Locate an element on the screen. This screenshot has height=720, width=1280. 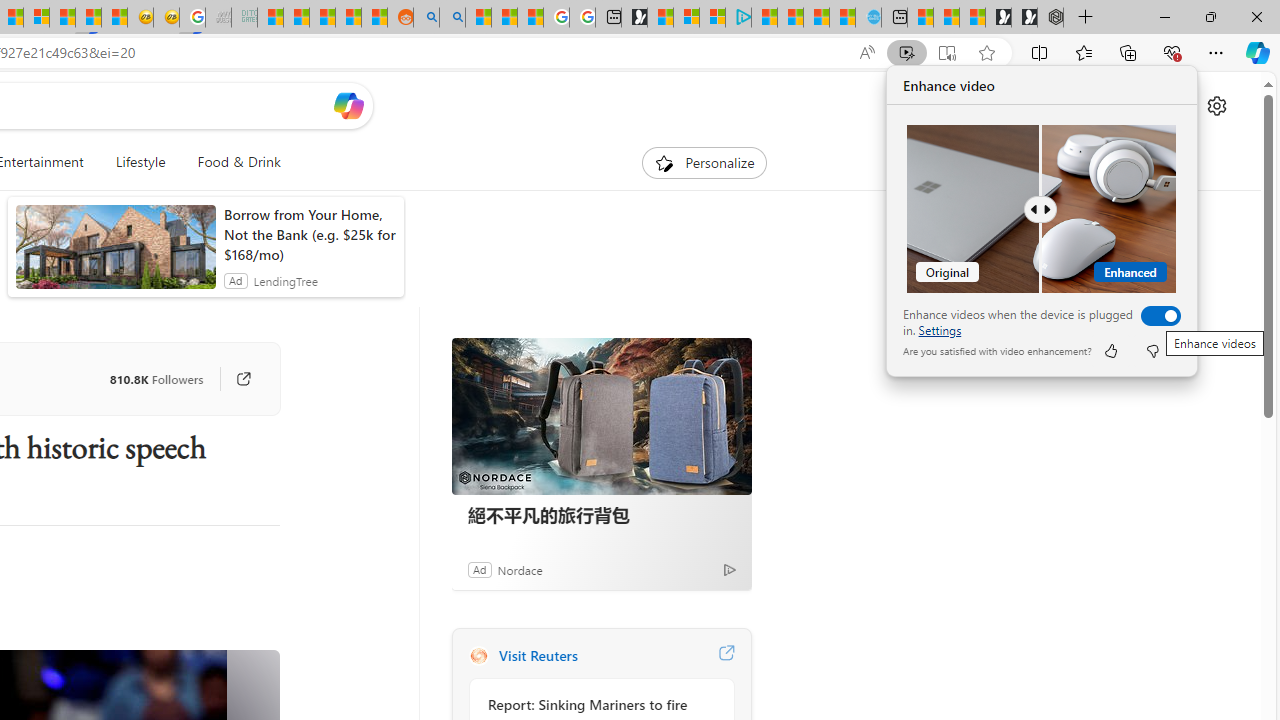
'Food & Drink' is located at coordinates (231, 162).